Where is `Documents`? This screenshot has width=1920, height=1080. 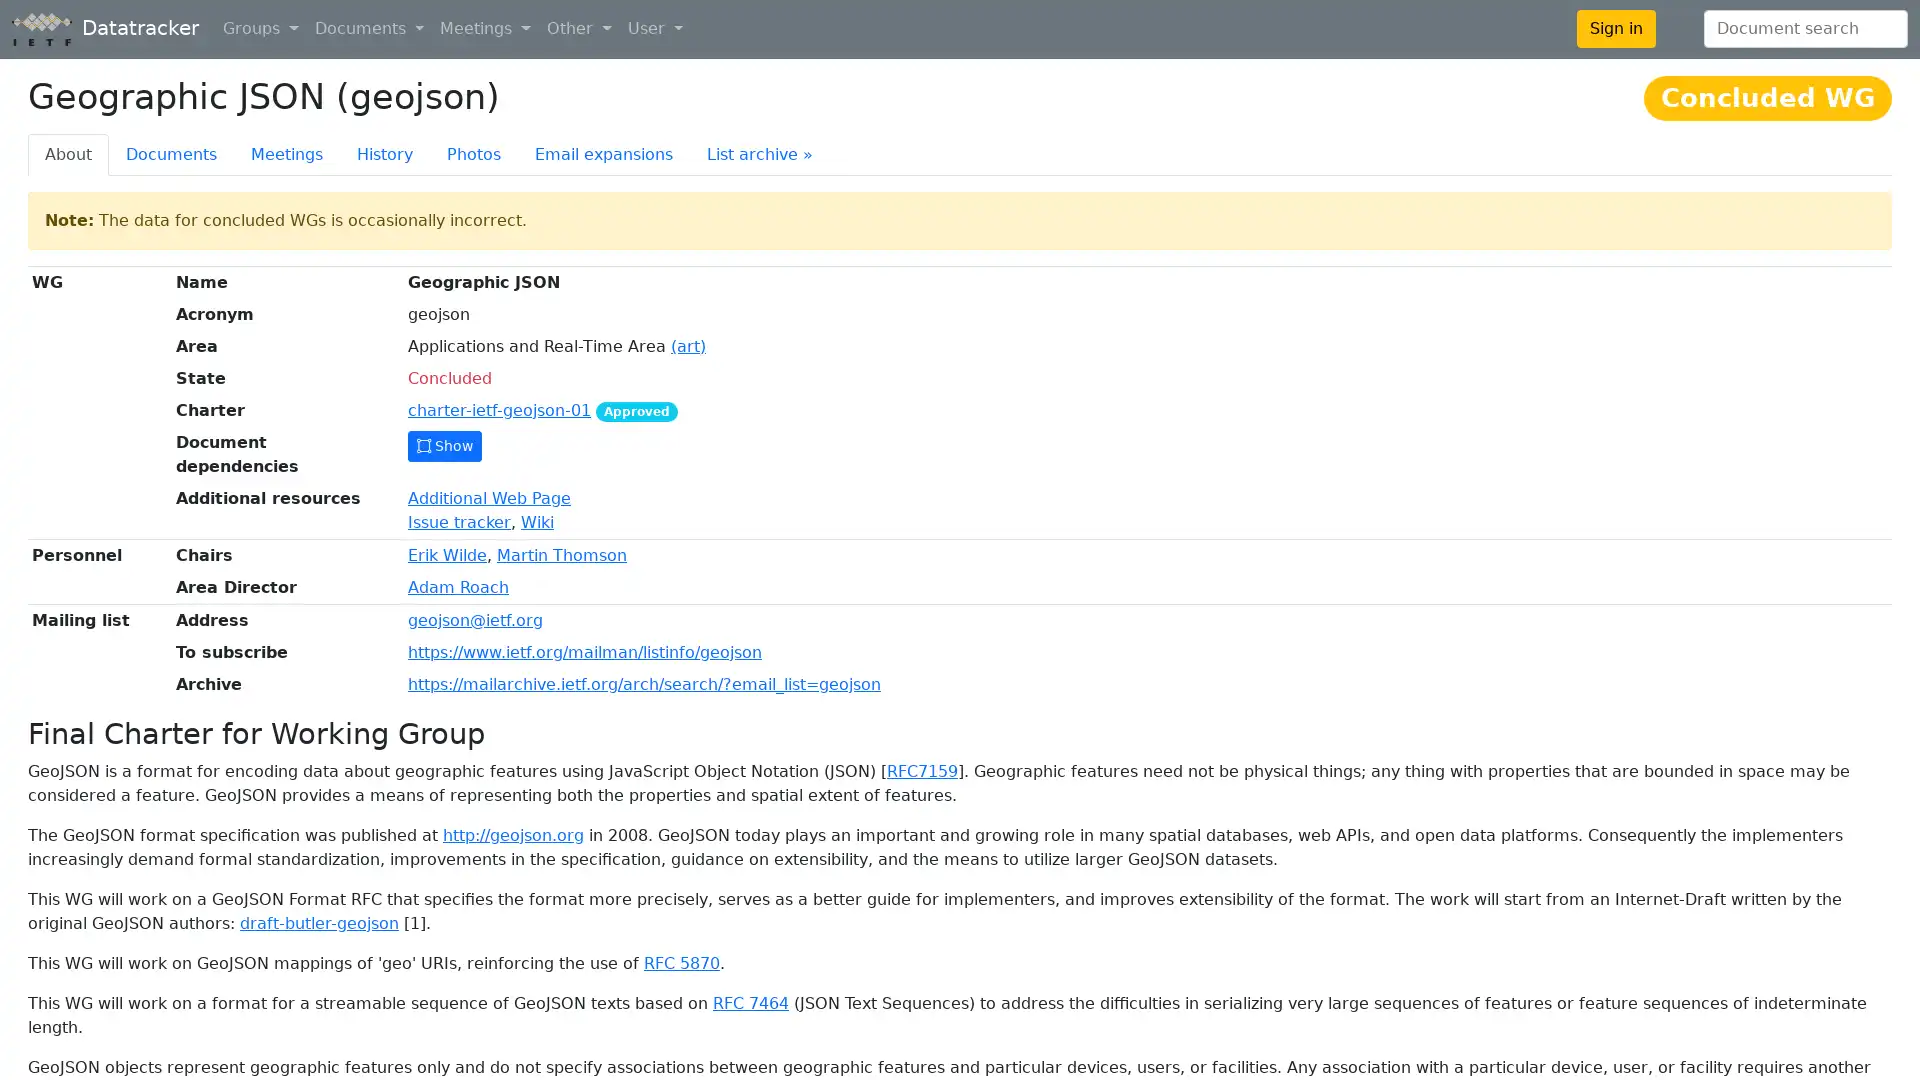
Documents is located at coordinates (369, 29).